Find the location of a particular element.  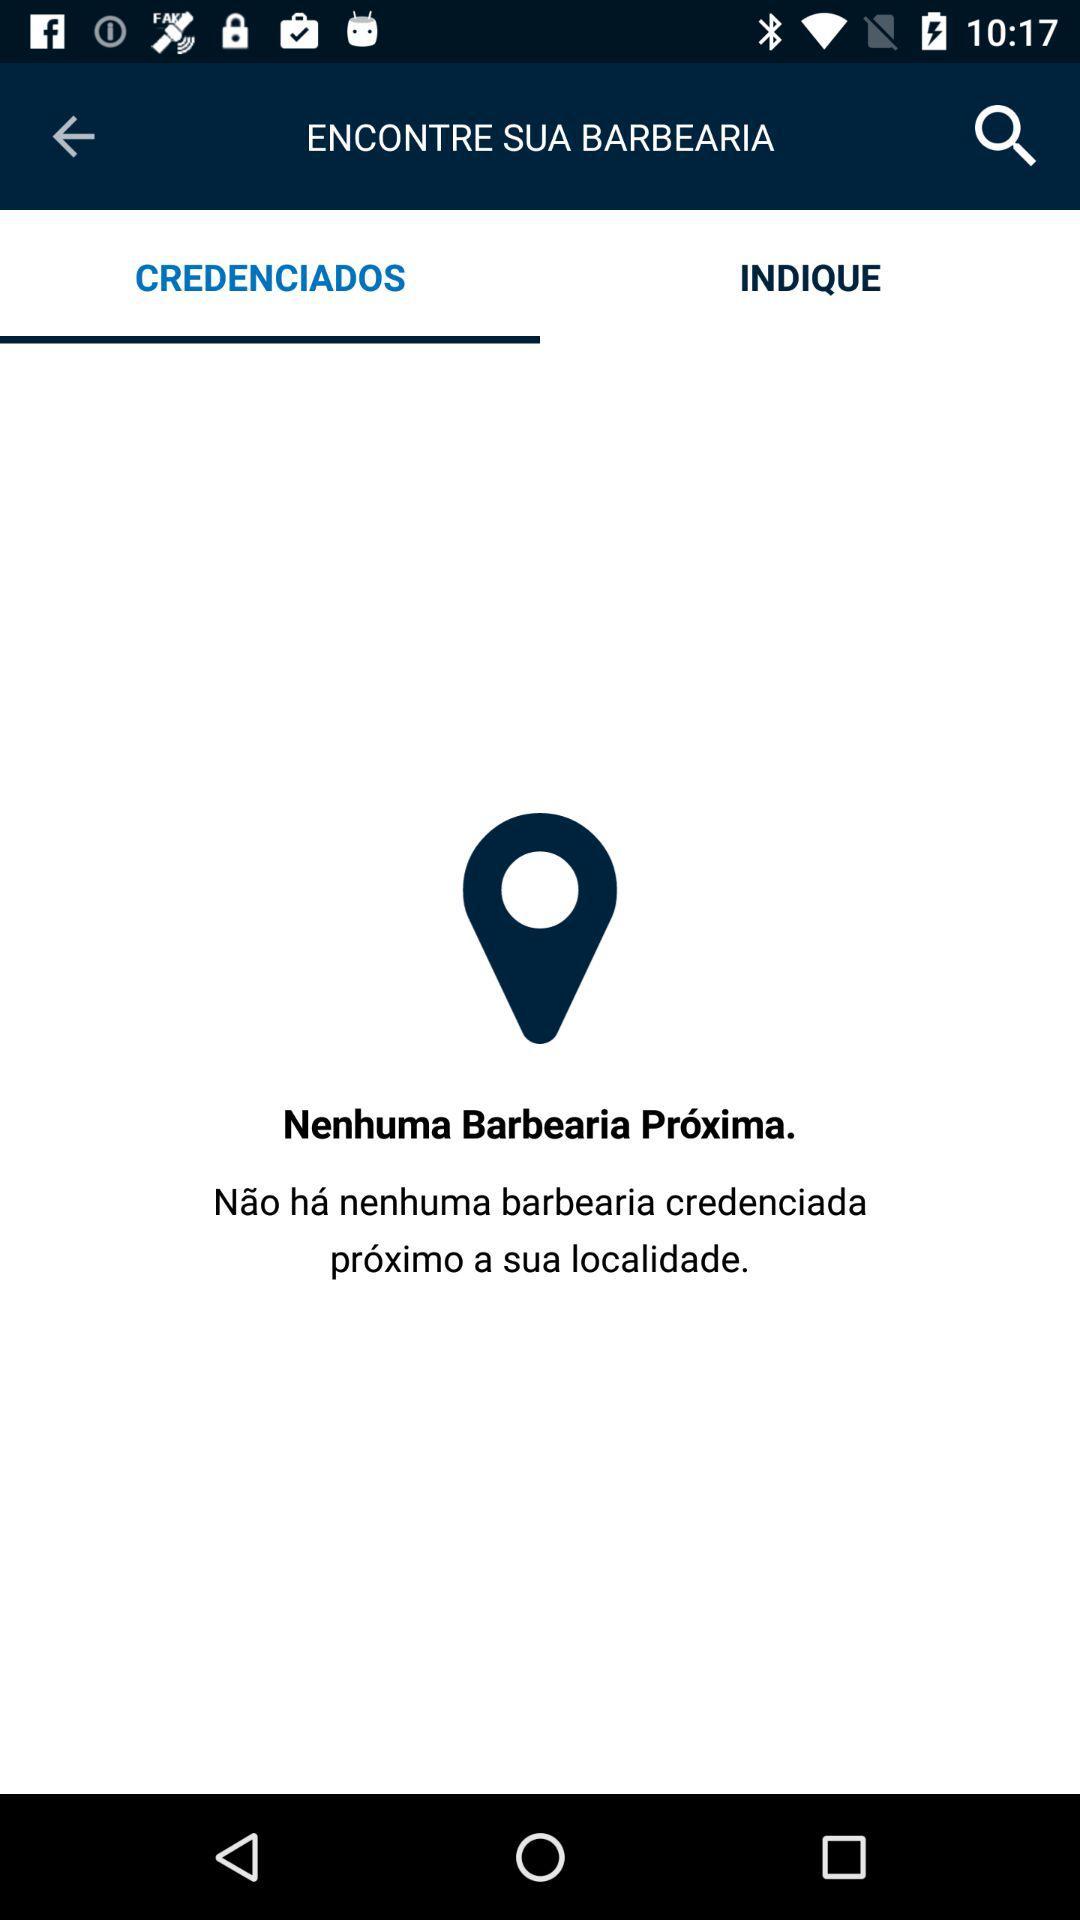

indique item is located at coordinates (810, 275).